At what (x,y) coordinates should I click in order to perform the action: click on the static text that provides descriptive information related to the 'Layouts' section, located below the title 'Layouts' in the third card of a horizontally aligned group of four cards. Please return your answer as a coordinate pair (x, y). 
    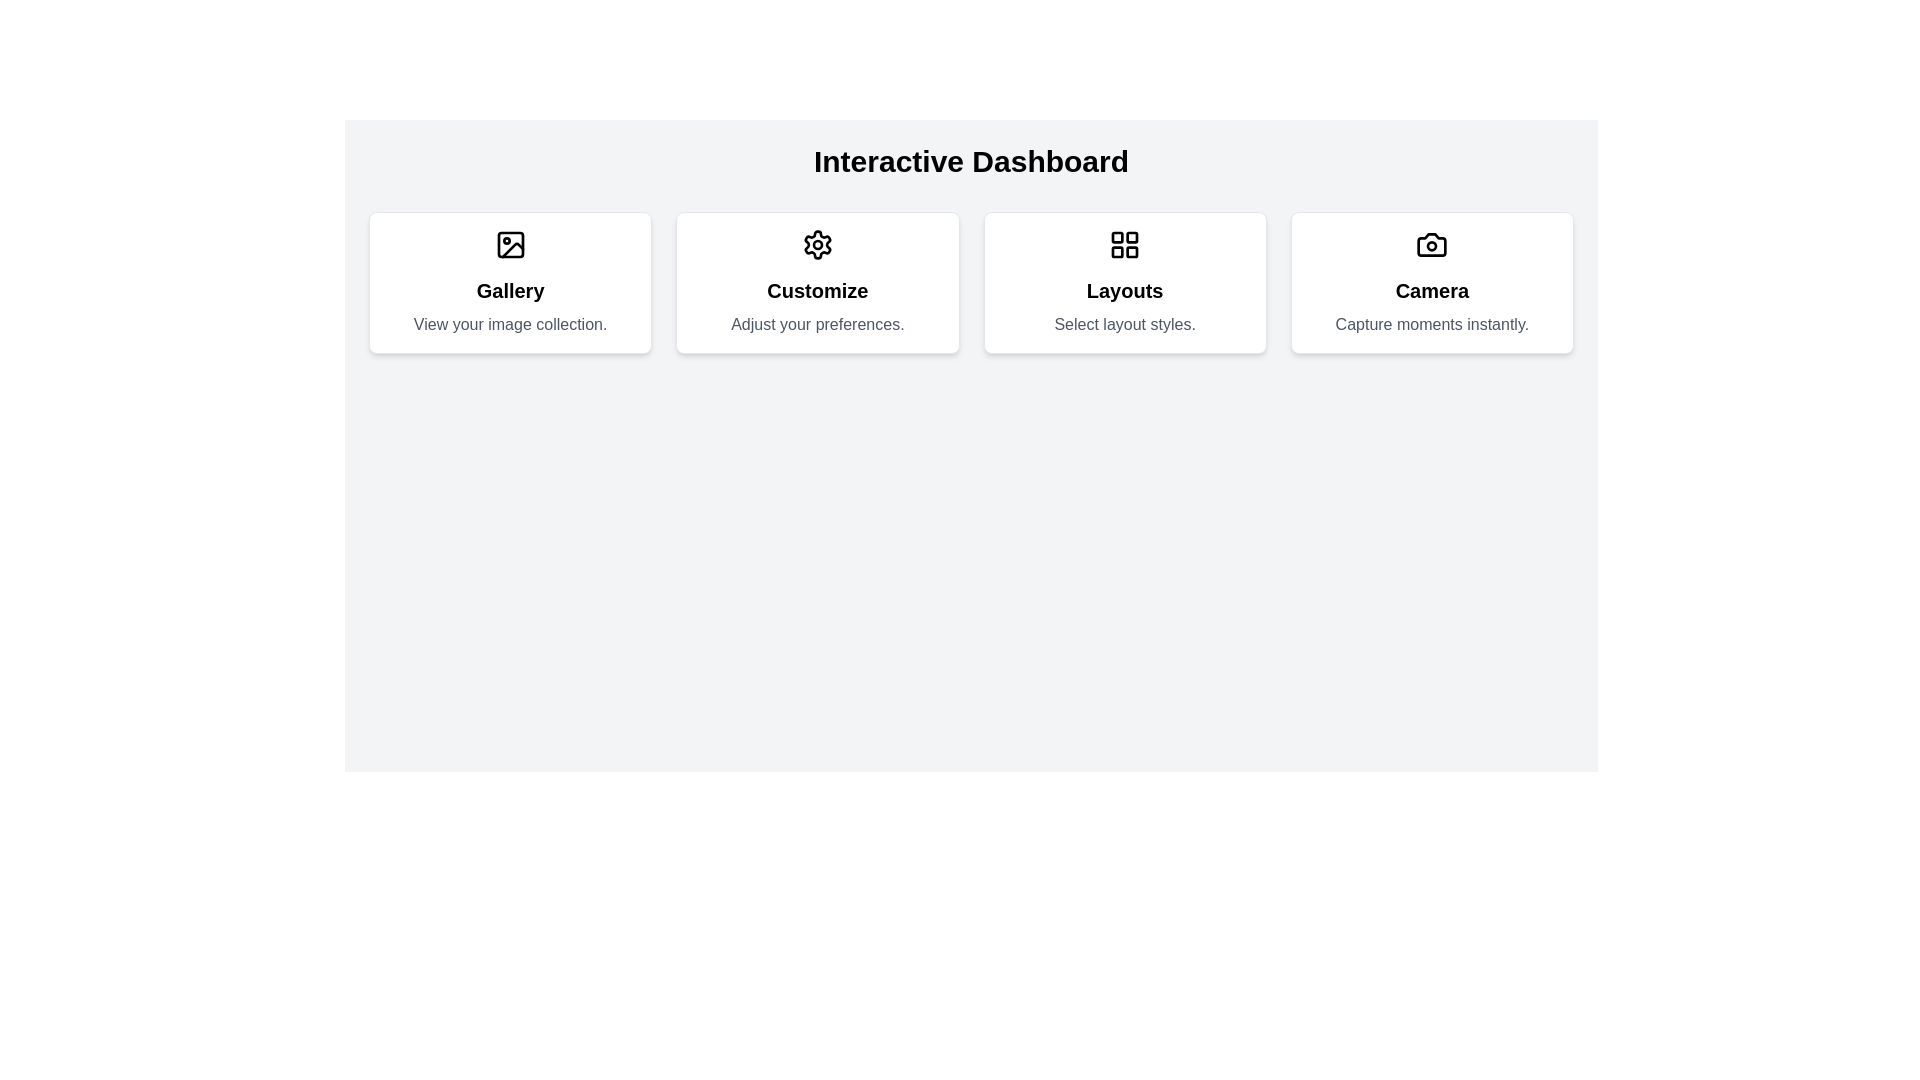
    Looking at the image, I should click on (1125, 323).